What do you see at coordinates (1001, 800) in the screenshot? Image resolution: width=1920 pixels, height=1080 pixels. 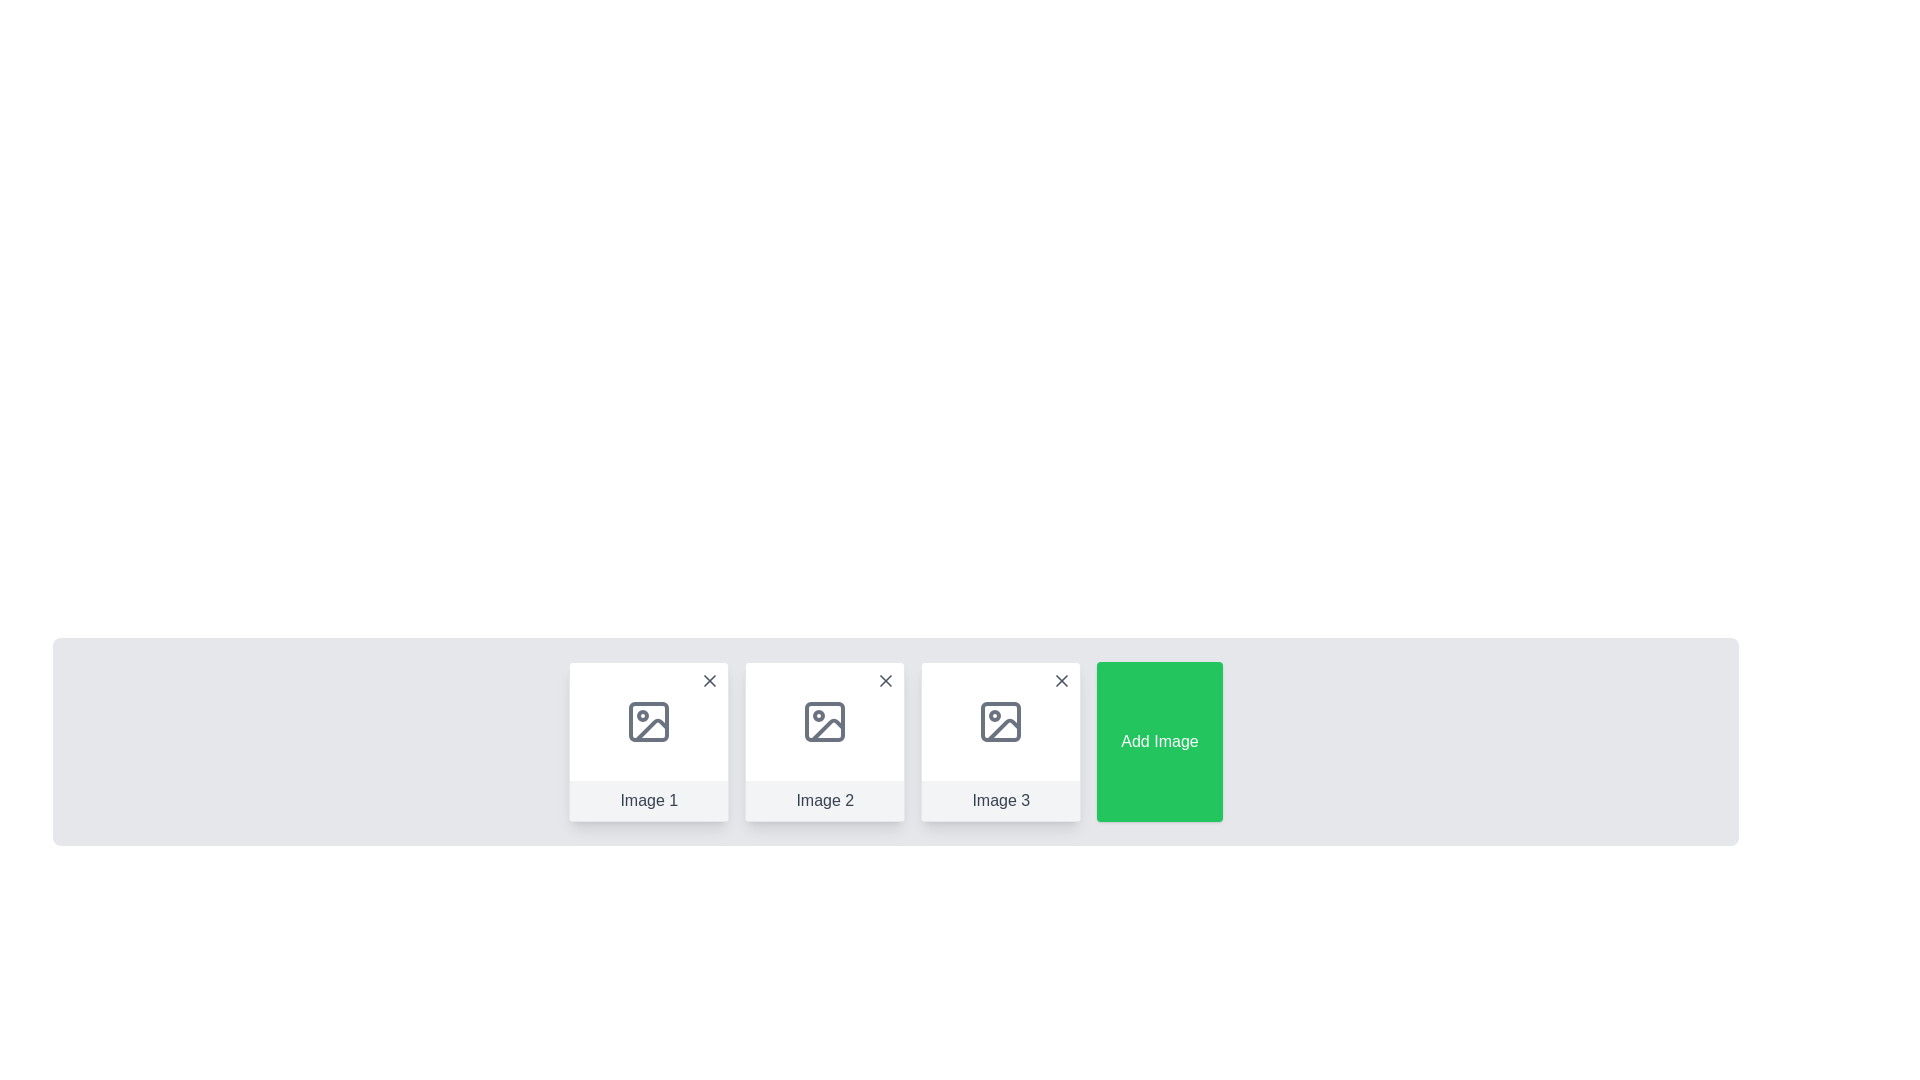 I see `the Text label that identifies the content of the third image card from the left, positioned beneath the image placeholder within its card` at bounding box center [1001, 800].